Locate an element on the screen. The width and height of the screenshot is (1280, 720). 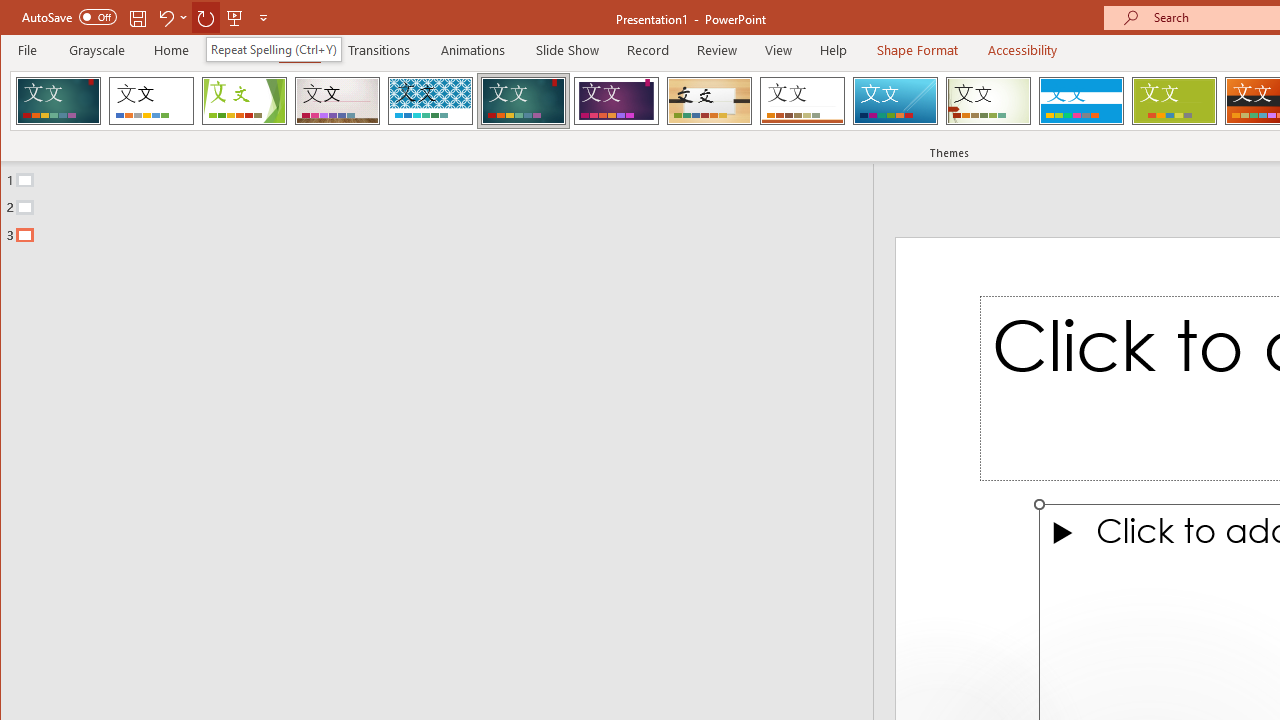
'Repeat Spelling (Ctrl+Y)' is located at coordinates (272, 48).